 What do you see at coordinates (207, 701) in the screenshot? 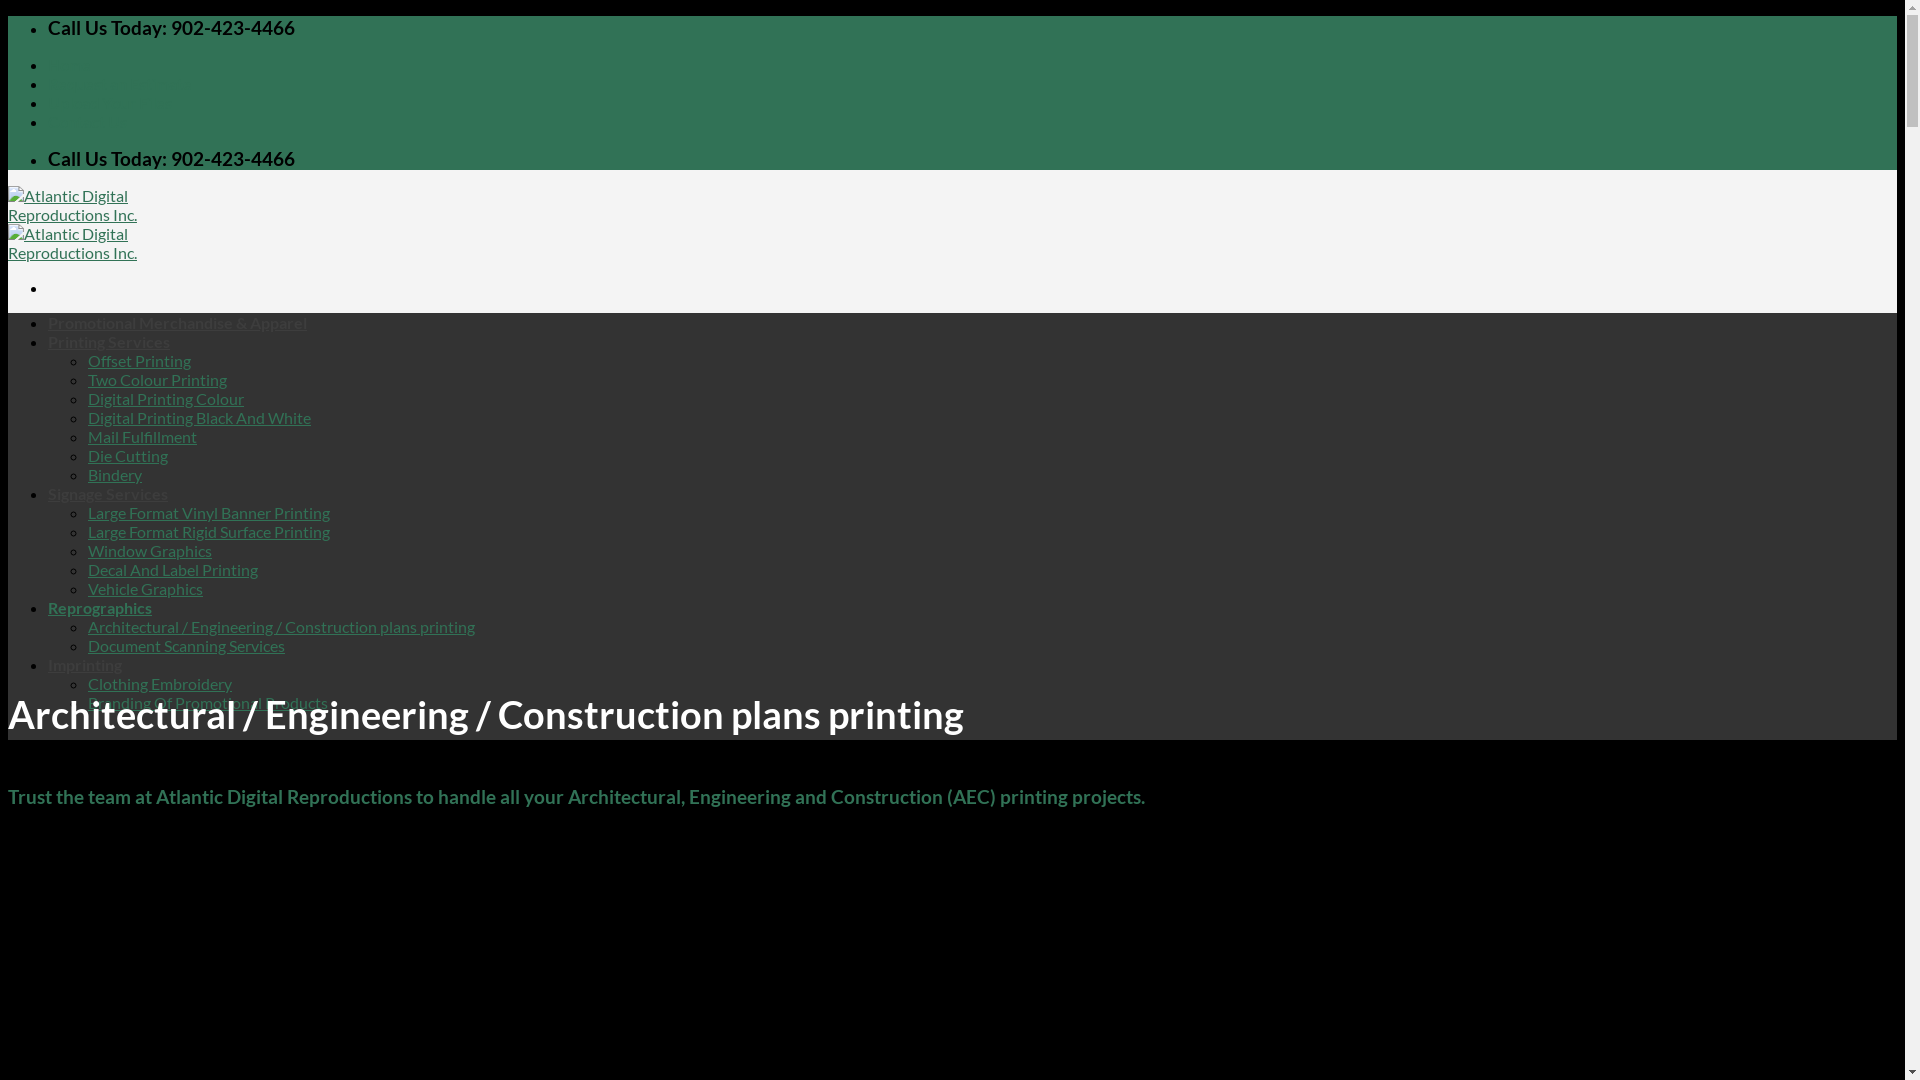
I see `'Branding Of Promotional Products'` at bounding box center [207, 701].